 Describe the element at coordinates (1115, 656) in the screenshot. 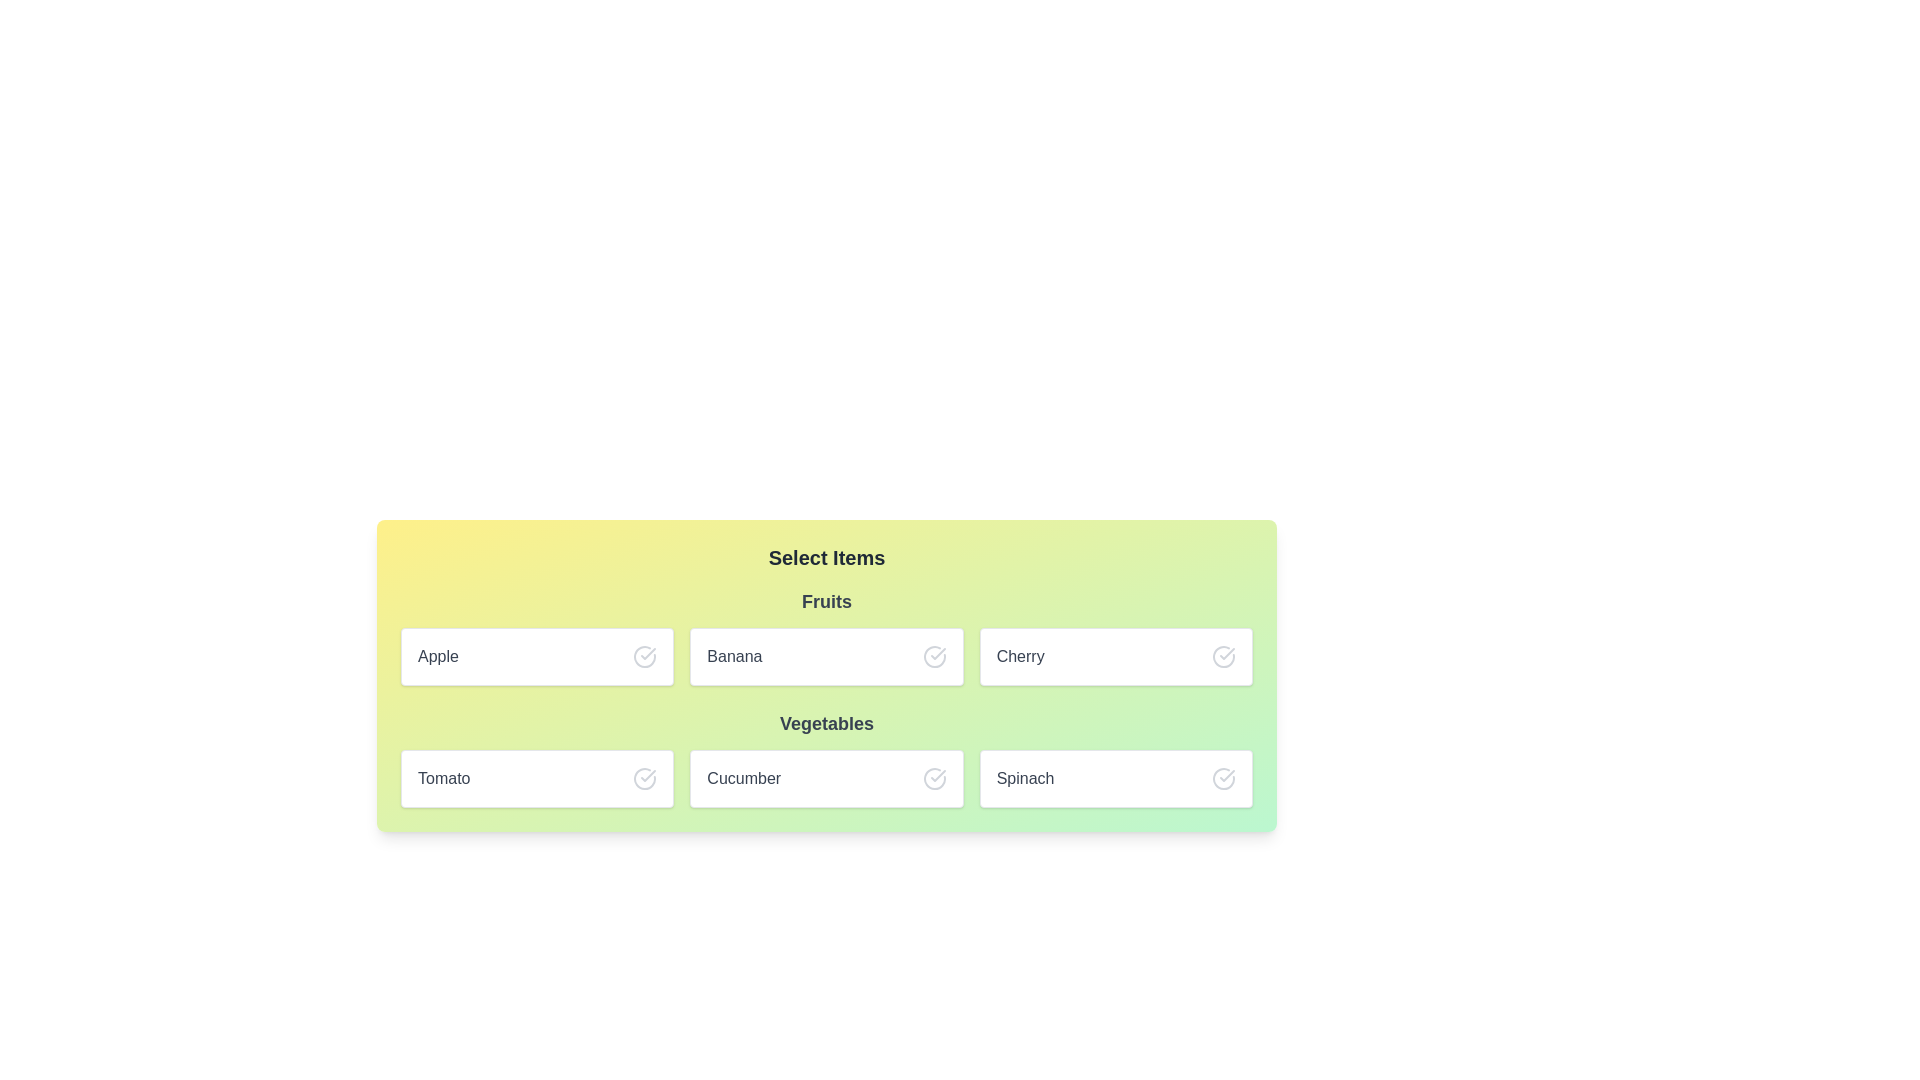

I see `the 'Cherry' selectable list item under the 'Fruits' category` at that location.